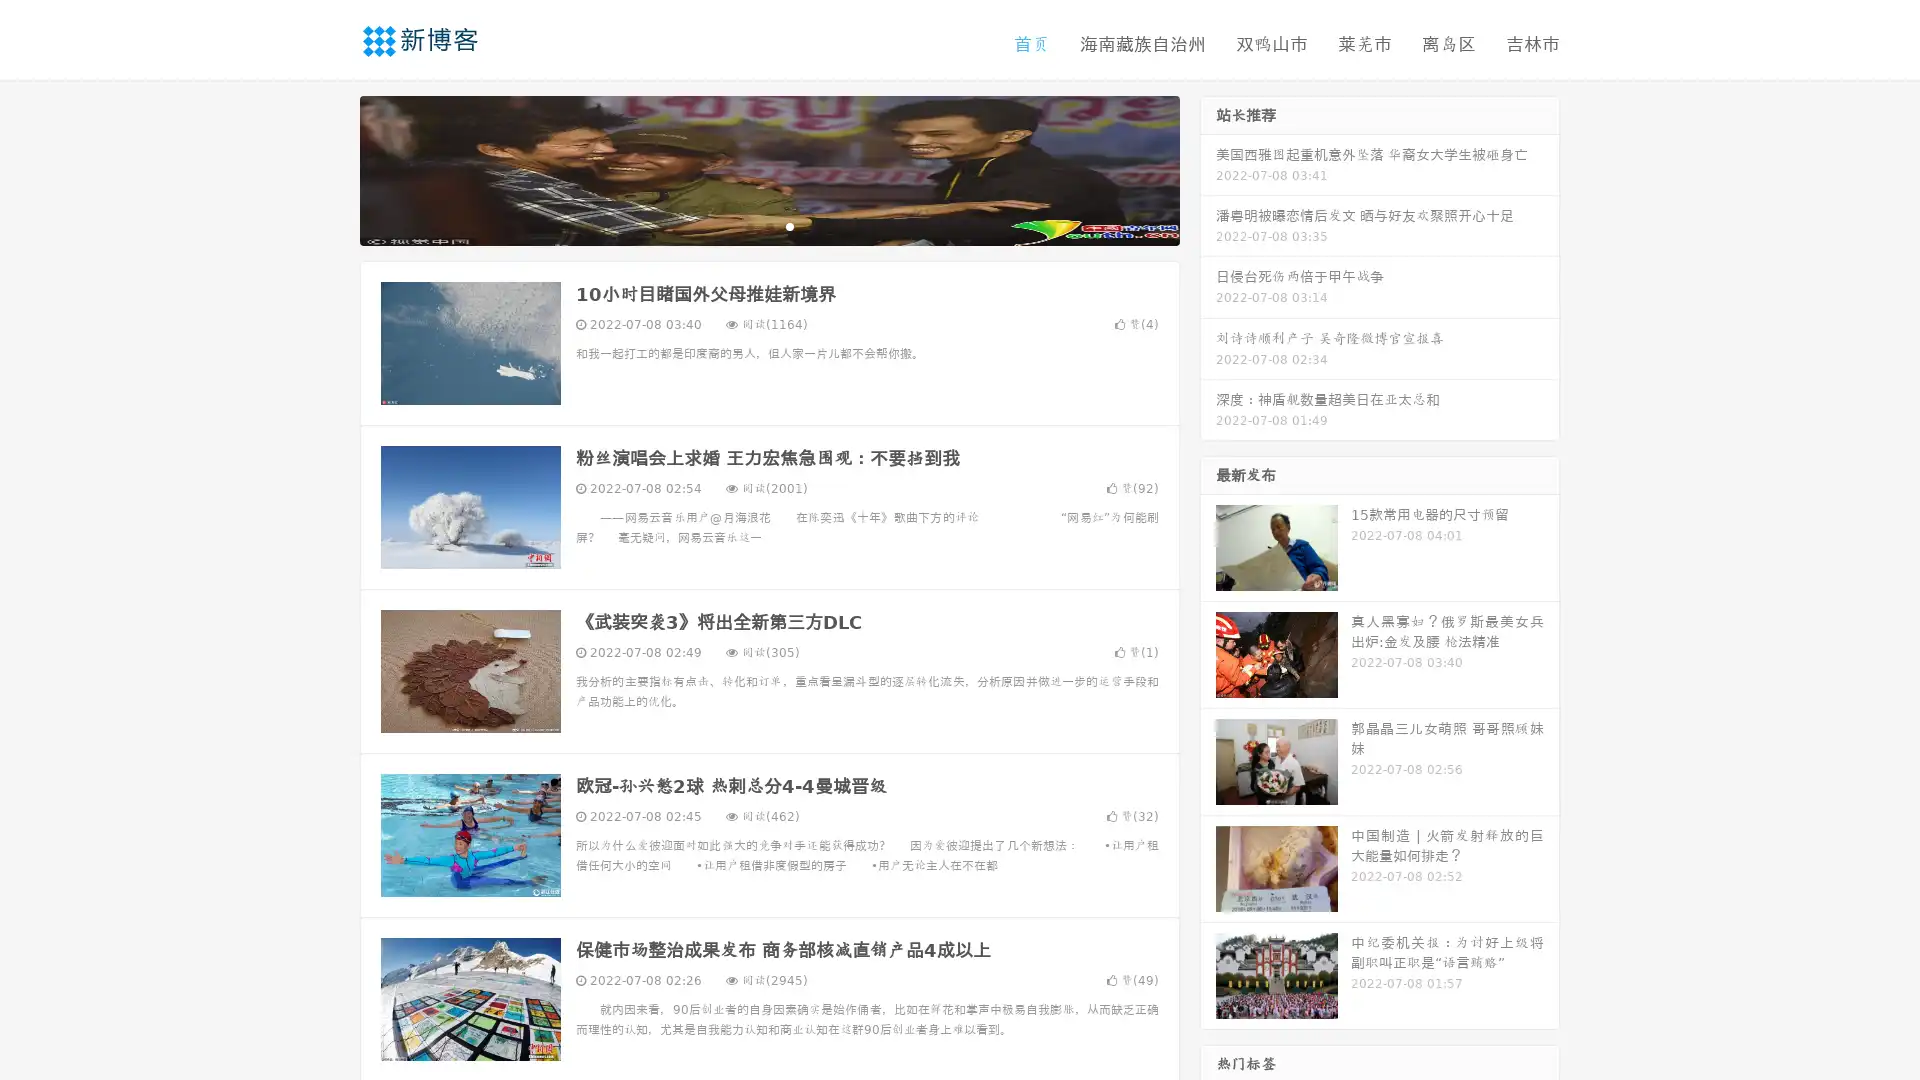 The width and height of the screenshot is (1920, 1080). What do you see at coordinates (789, 225) in the screenshot?
I see `Go to slide 3` at bounding box center [789, 225].